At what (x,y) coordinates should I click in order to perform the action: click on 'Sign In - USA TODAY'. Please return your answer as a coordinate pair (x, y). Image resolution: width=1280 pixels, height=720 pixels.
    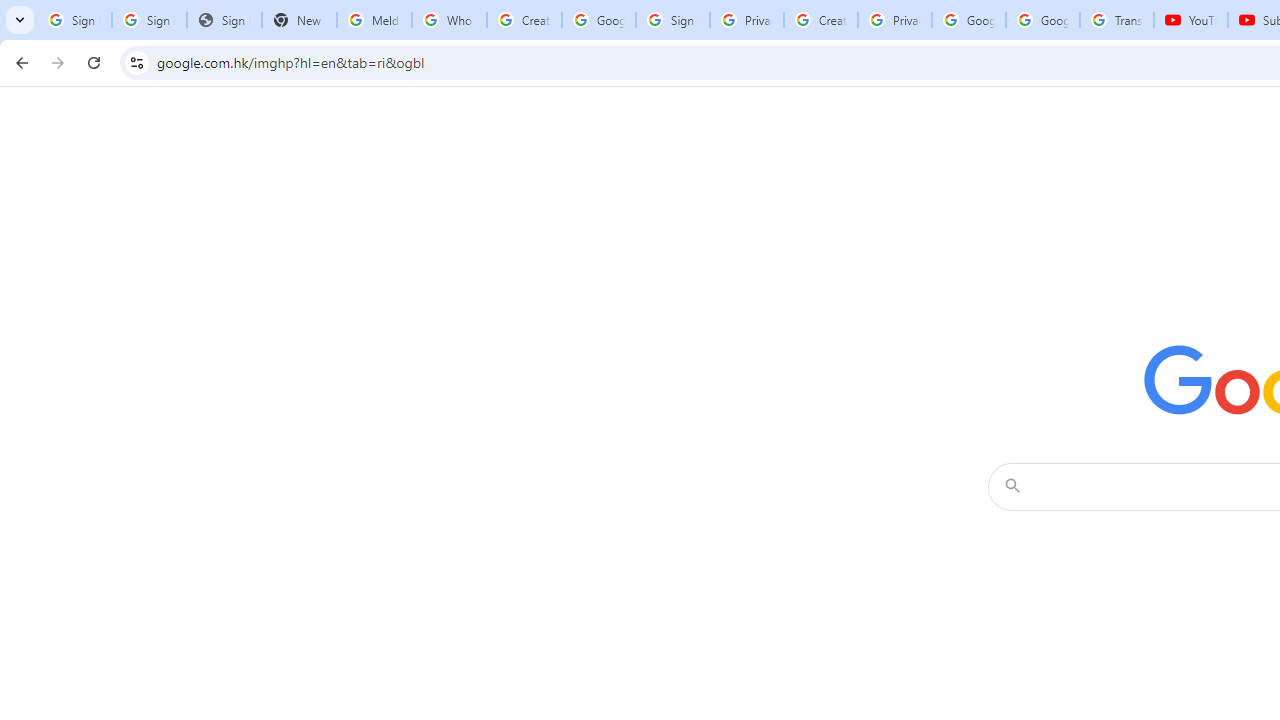
    Looking at the image, I should click on (224, 20).